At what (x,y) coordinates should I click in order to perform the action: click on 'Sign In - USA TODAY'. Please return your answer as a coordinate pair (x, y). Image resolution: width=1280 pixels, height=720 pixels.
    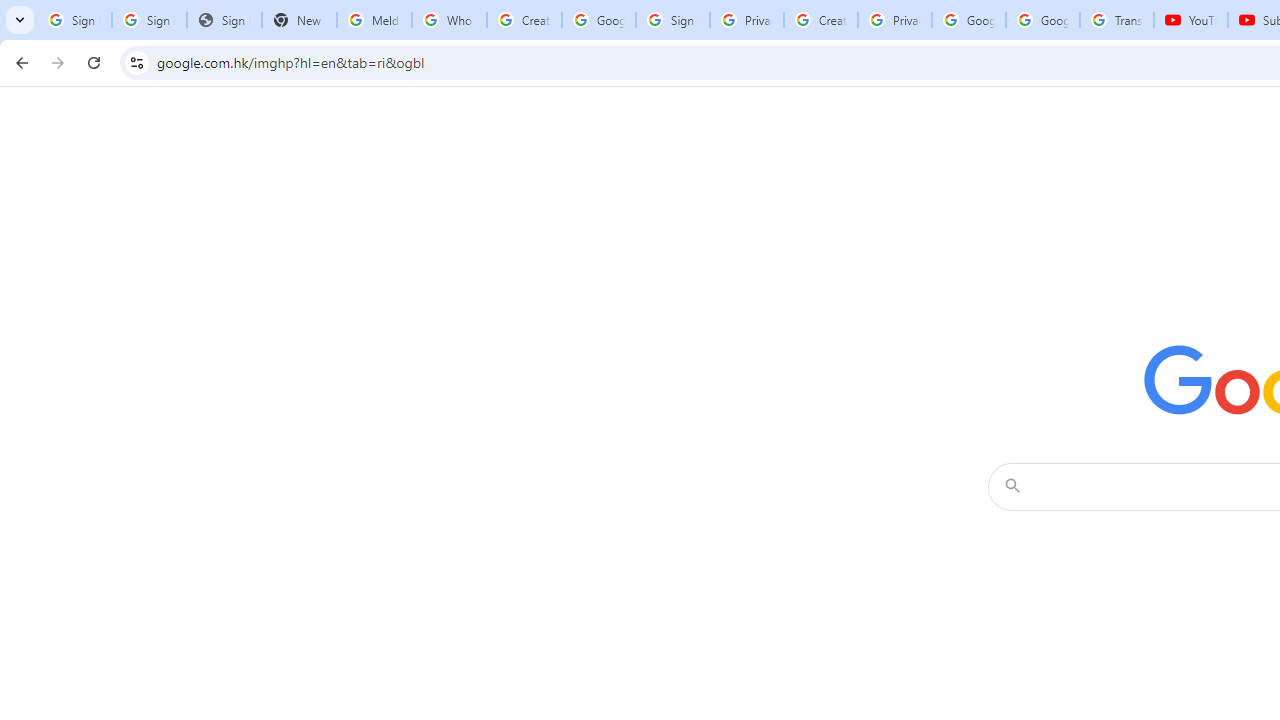
    Looking at the image, I should click on (224, 20).